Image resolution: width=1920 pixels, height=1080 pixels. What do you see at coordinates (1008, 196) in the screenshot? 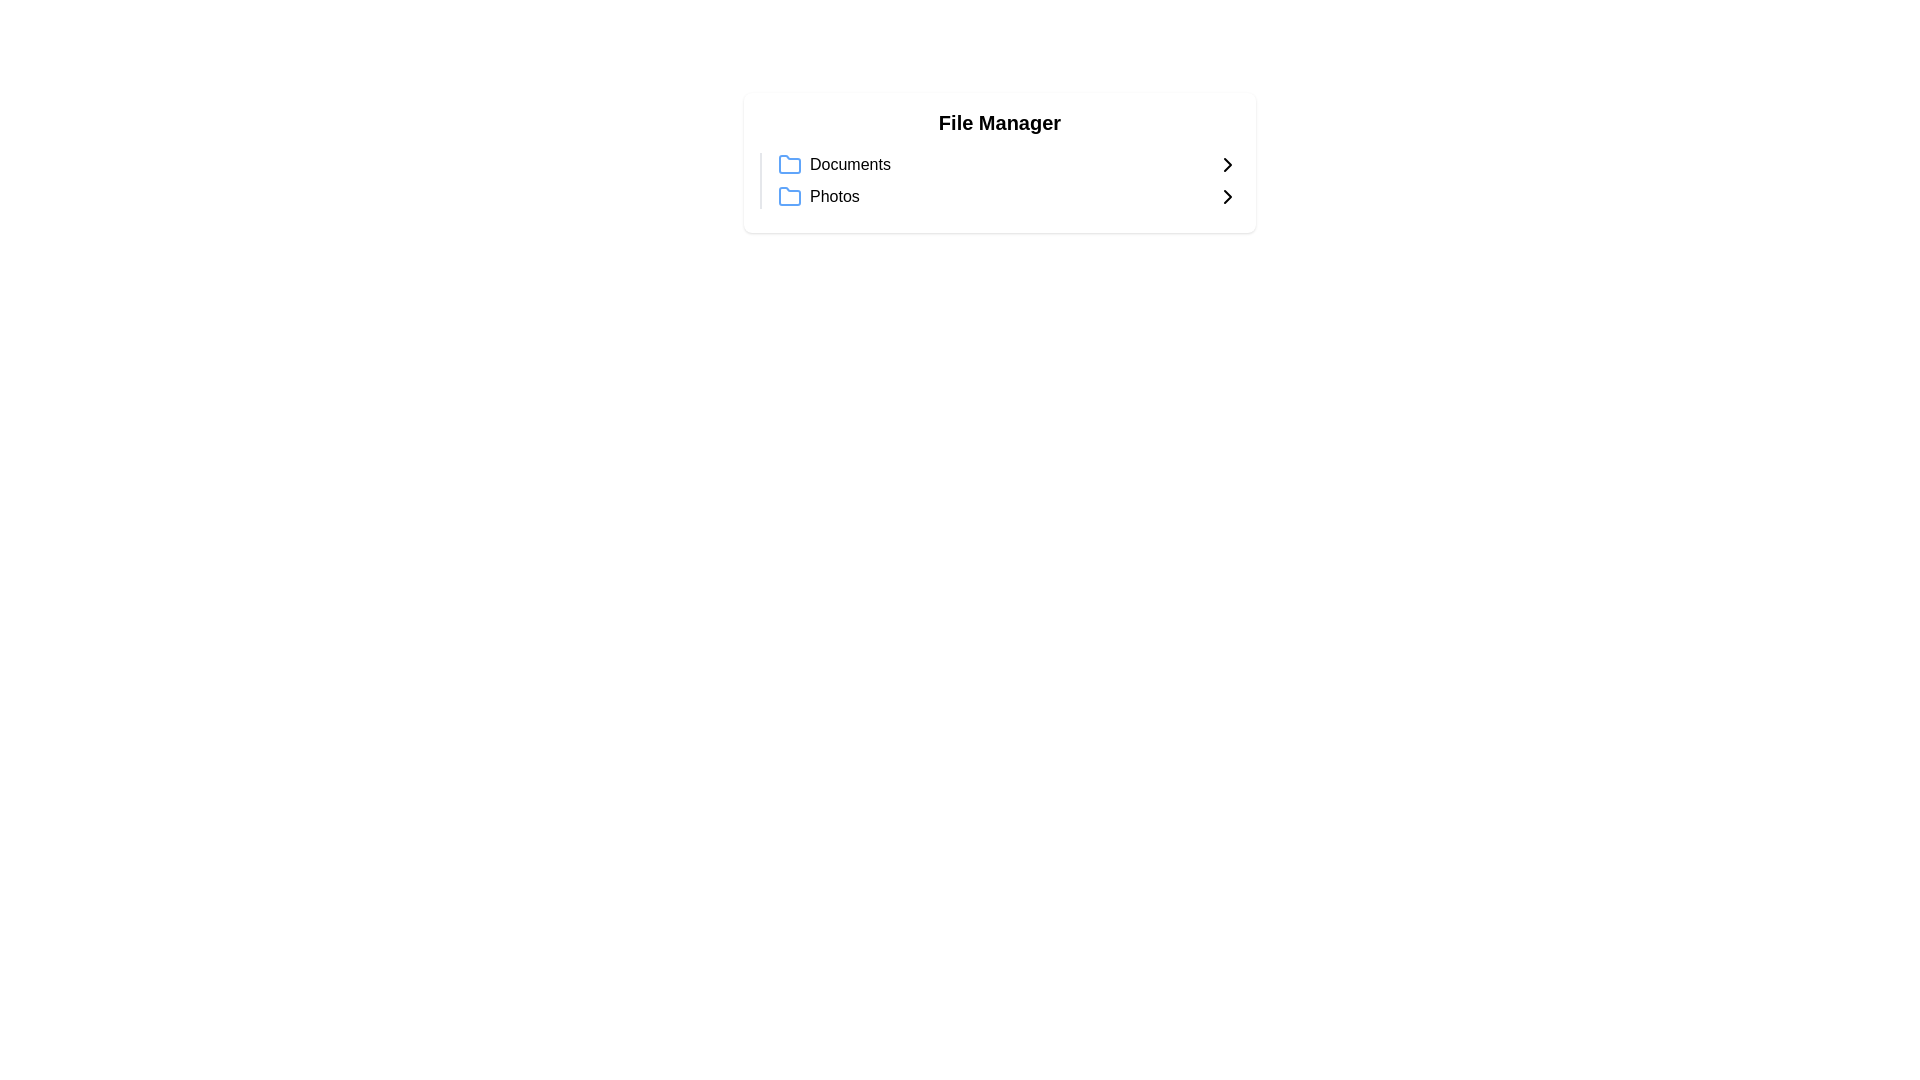
I see `the 'Photos' folder entry in the file manager interface` at bounding box center [1008, 196].